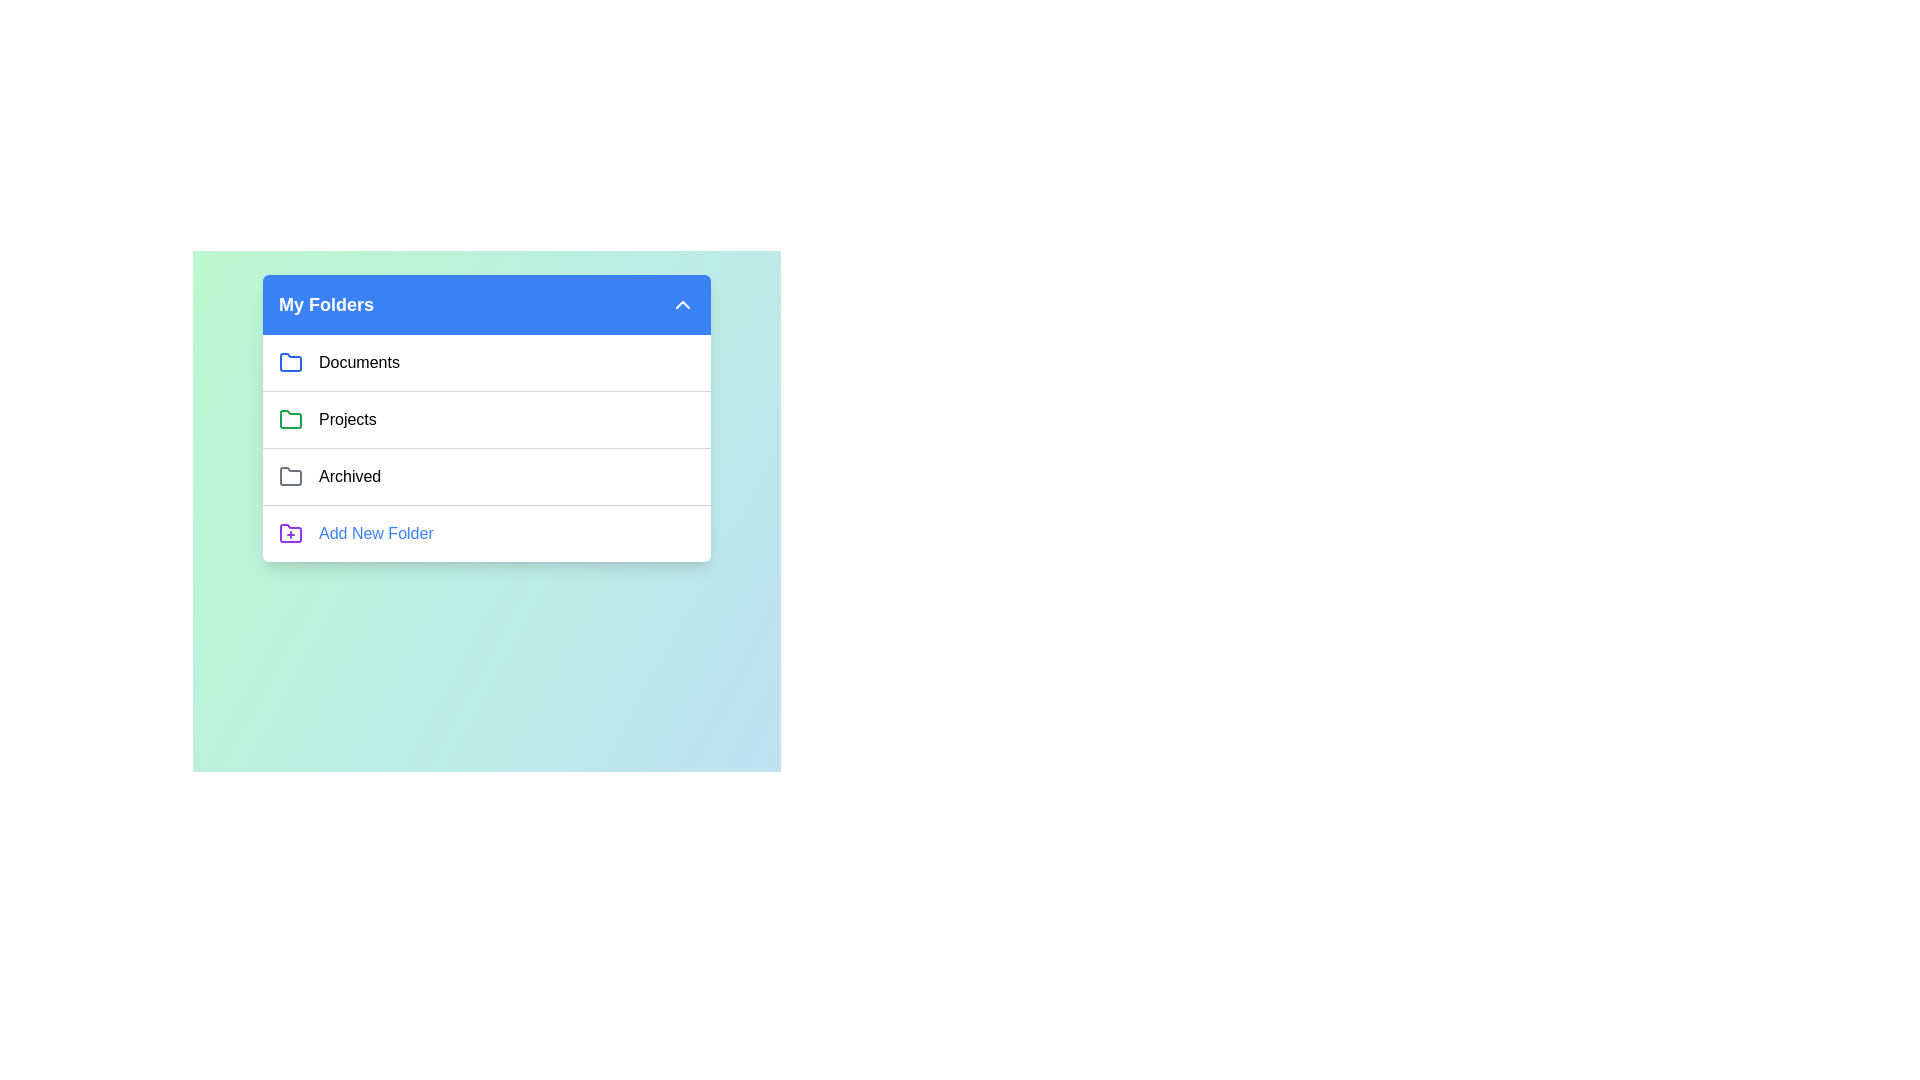 This screenshot has height=1080, width=1920. Describe the element at coordinates (486, 304) in the screenshot. I see `the header button to toggle the folder list visibility` at that location.